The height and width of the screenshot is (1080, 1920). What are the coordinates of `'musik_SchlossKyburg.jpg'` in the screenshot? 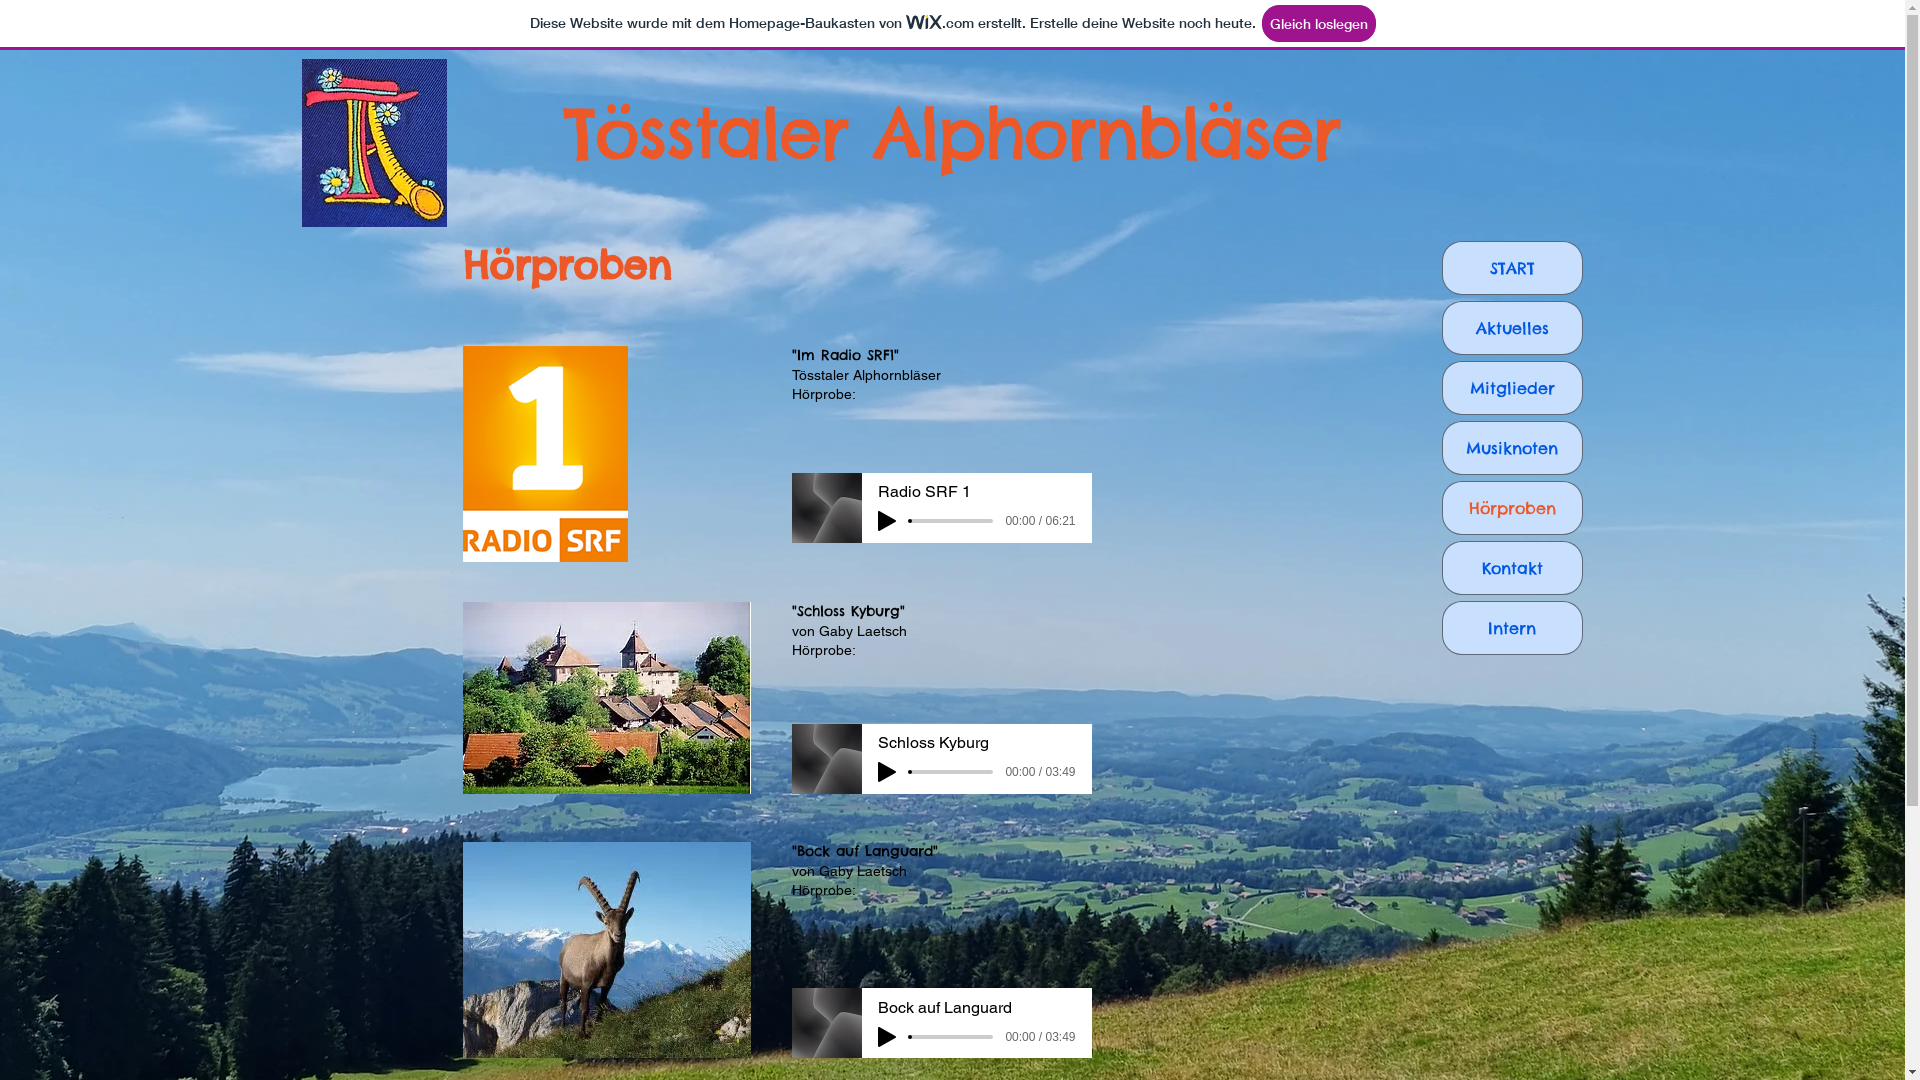 It's located at (604, 697).